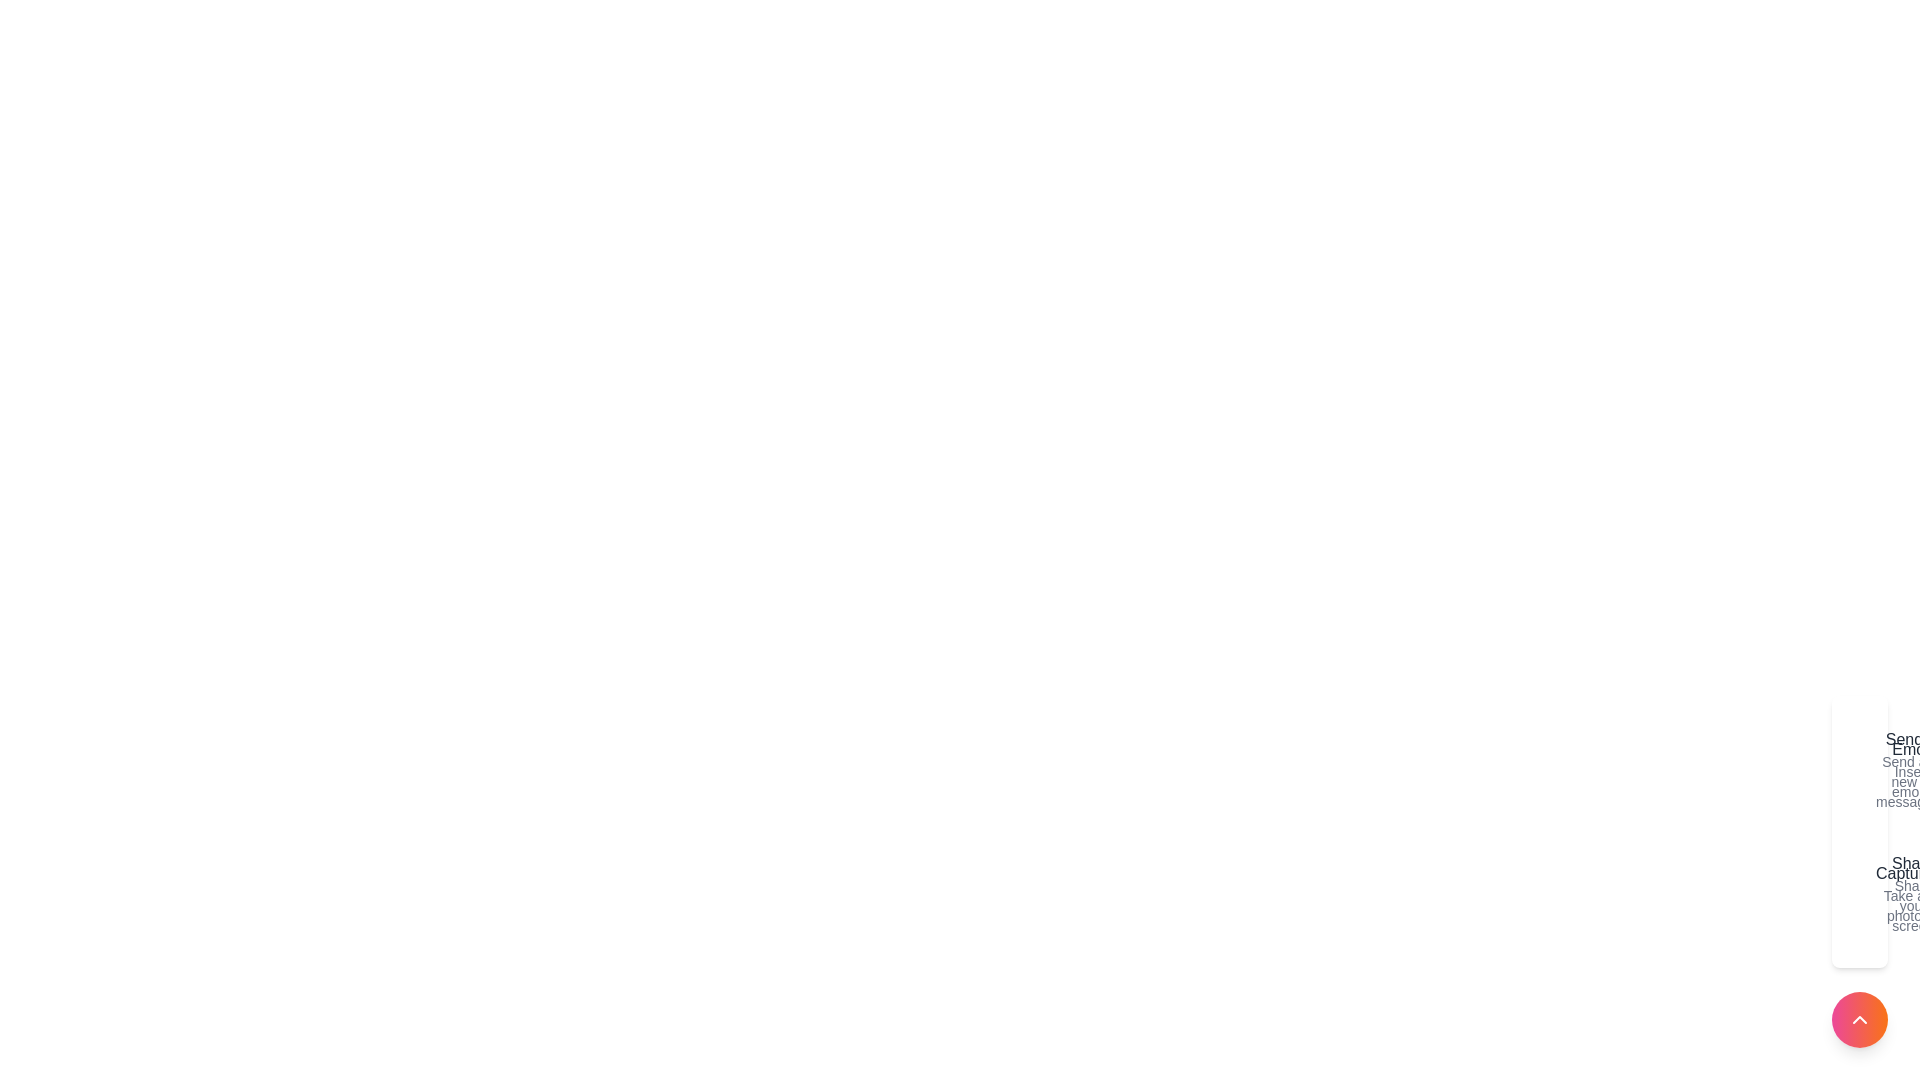 The height and width of the screenshot is (1080, 1920). I want to click on the button at the bottom-right corner to toggle the menu visibility, so click(1859, 1019).